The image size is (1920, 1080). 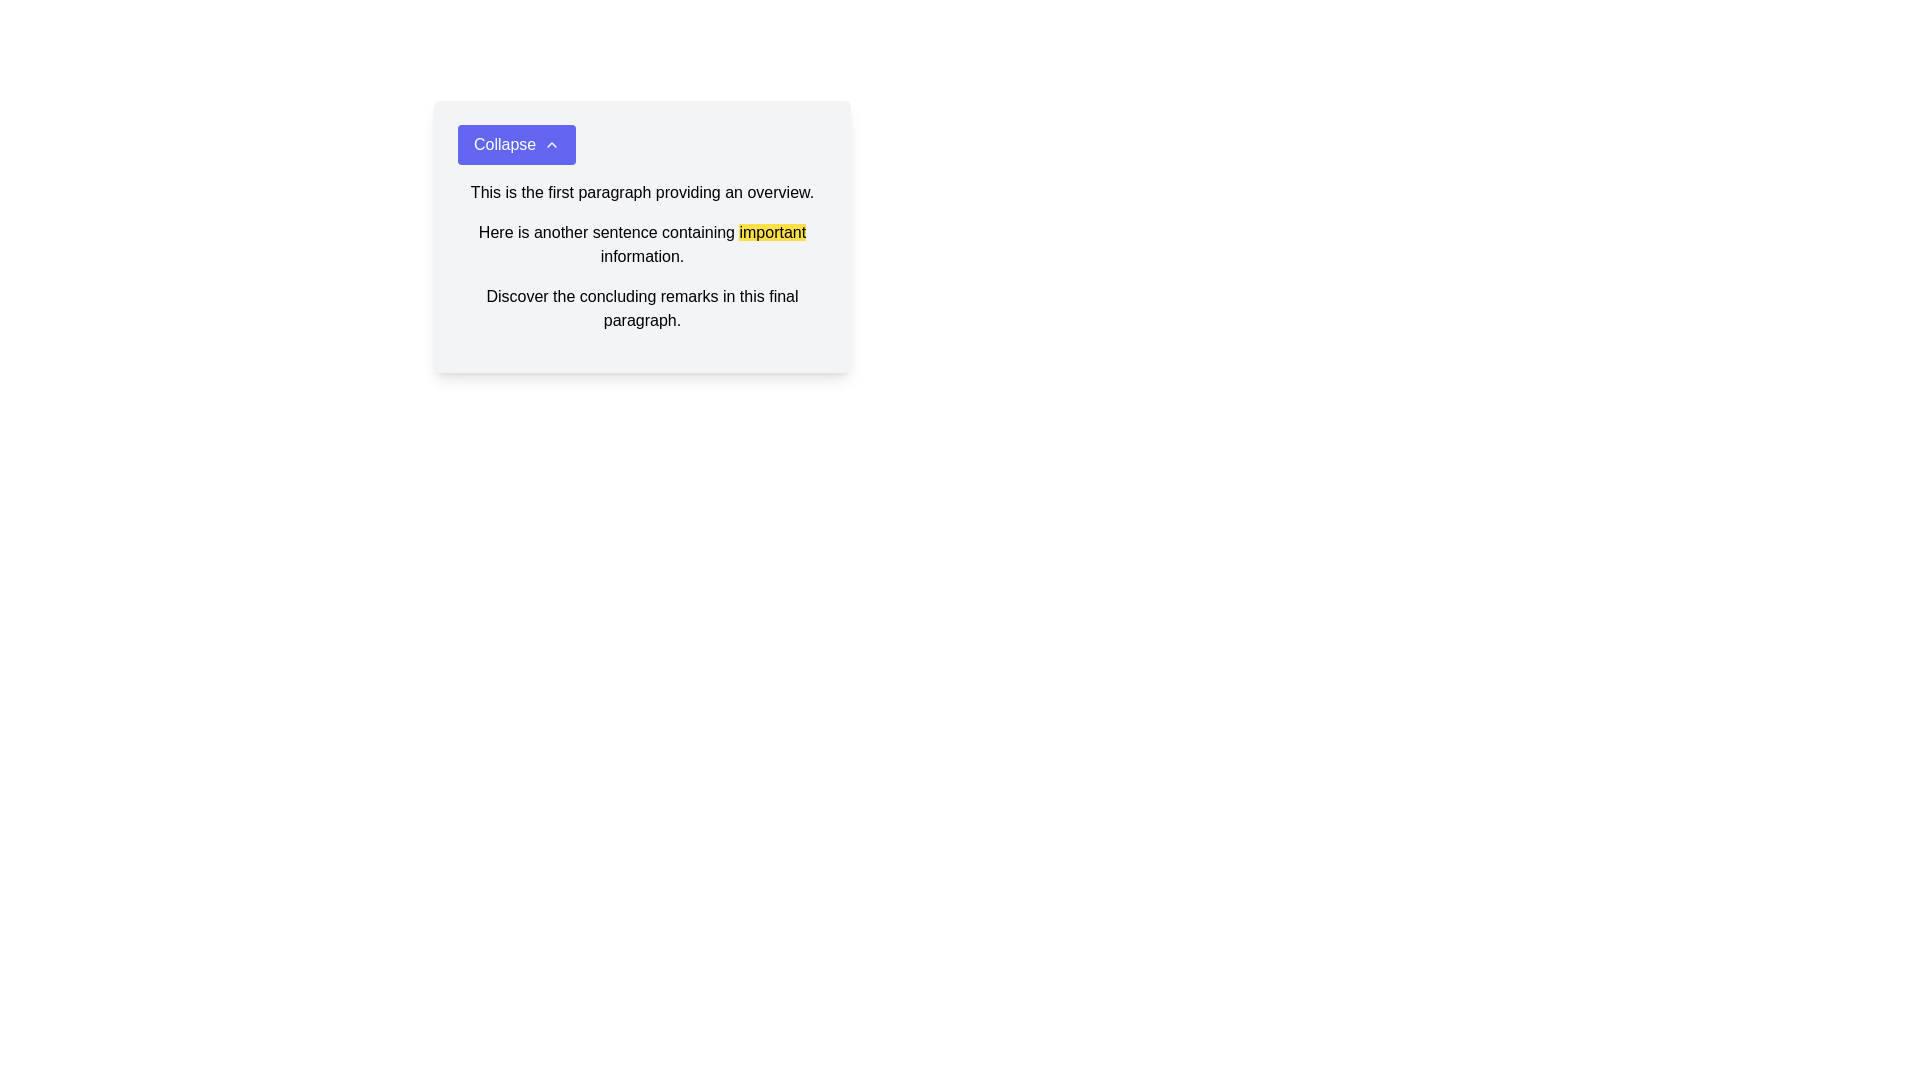 I want to click on the highlighted word 'important' which is displayed in yellow with black text, located in the middle section of the page within a sentence, so click(x=771, y=231).